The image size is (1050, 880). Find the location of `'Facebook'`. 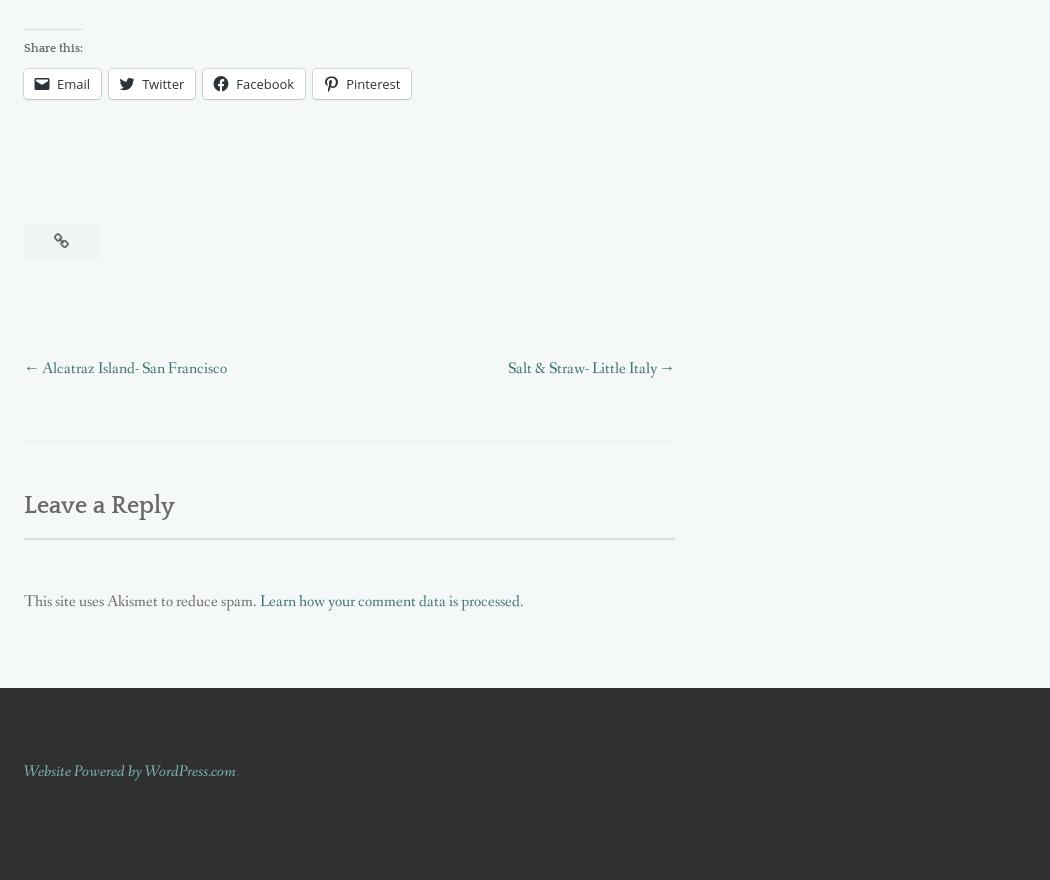

'Facebook' is located at coordinates (264, 81).